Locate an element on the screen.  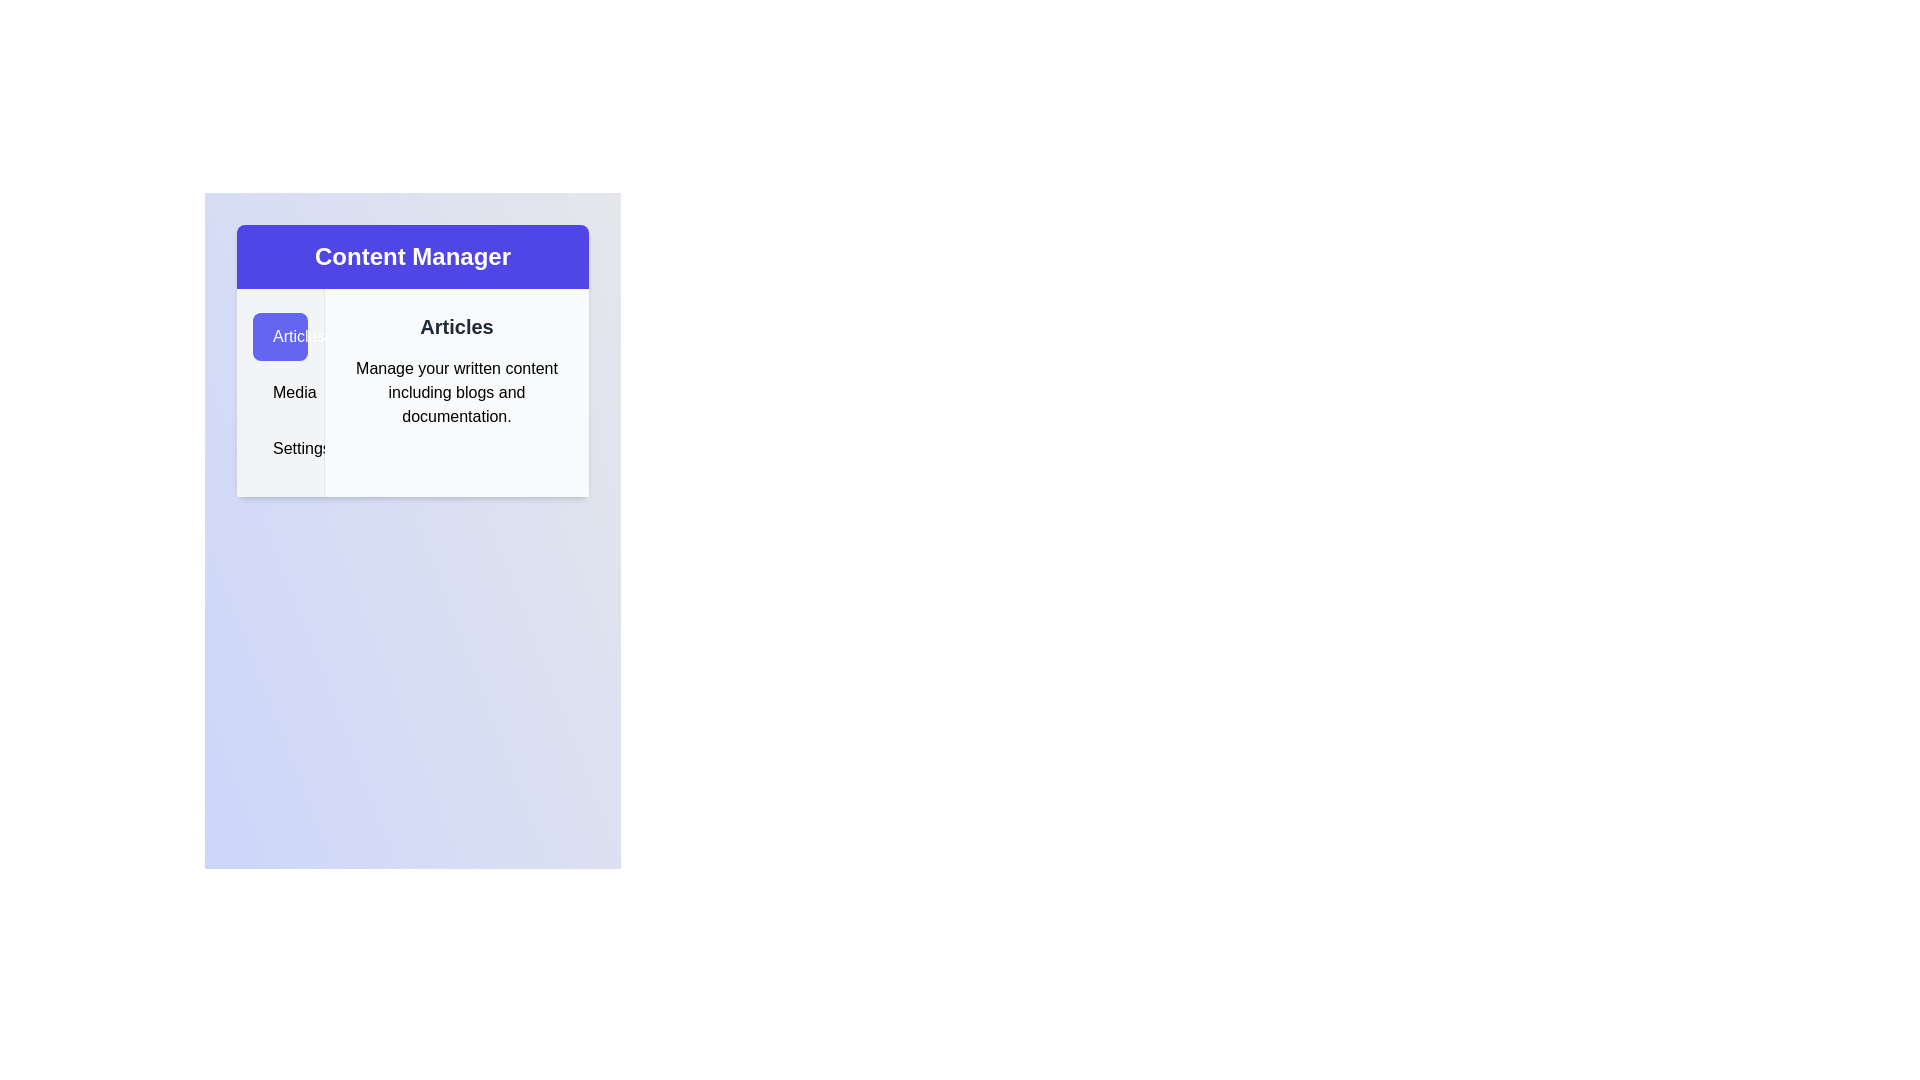
the Articles tab is located at coordinates (279, 335).